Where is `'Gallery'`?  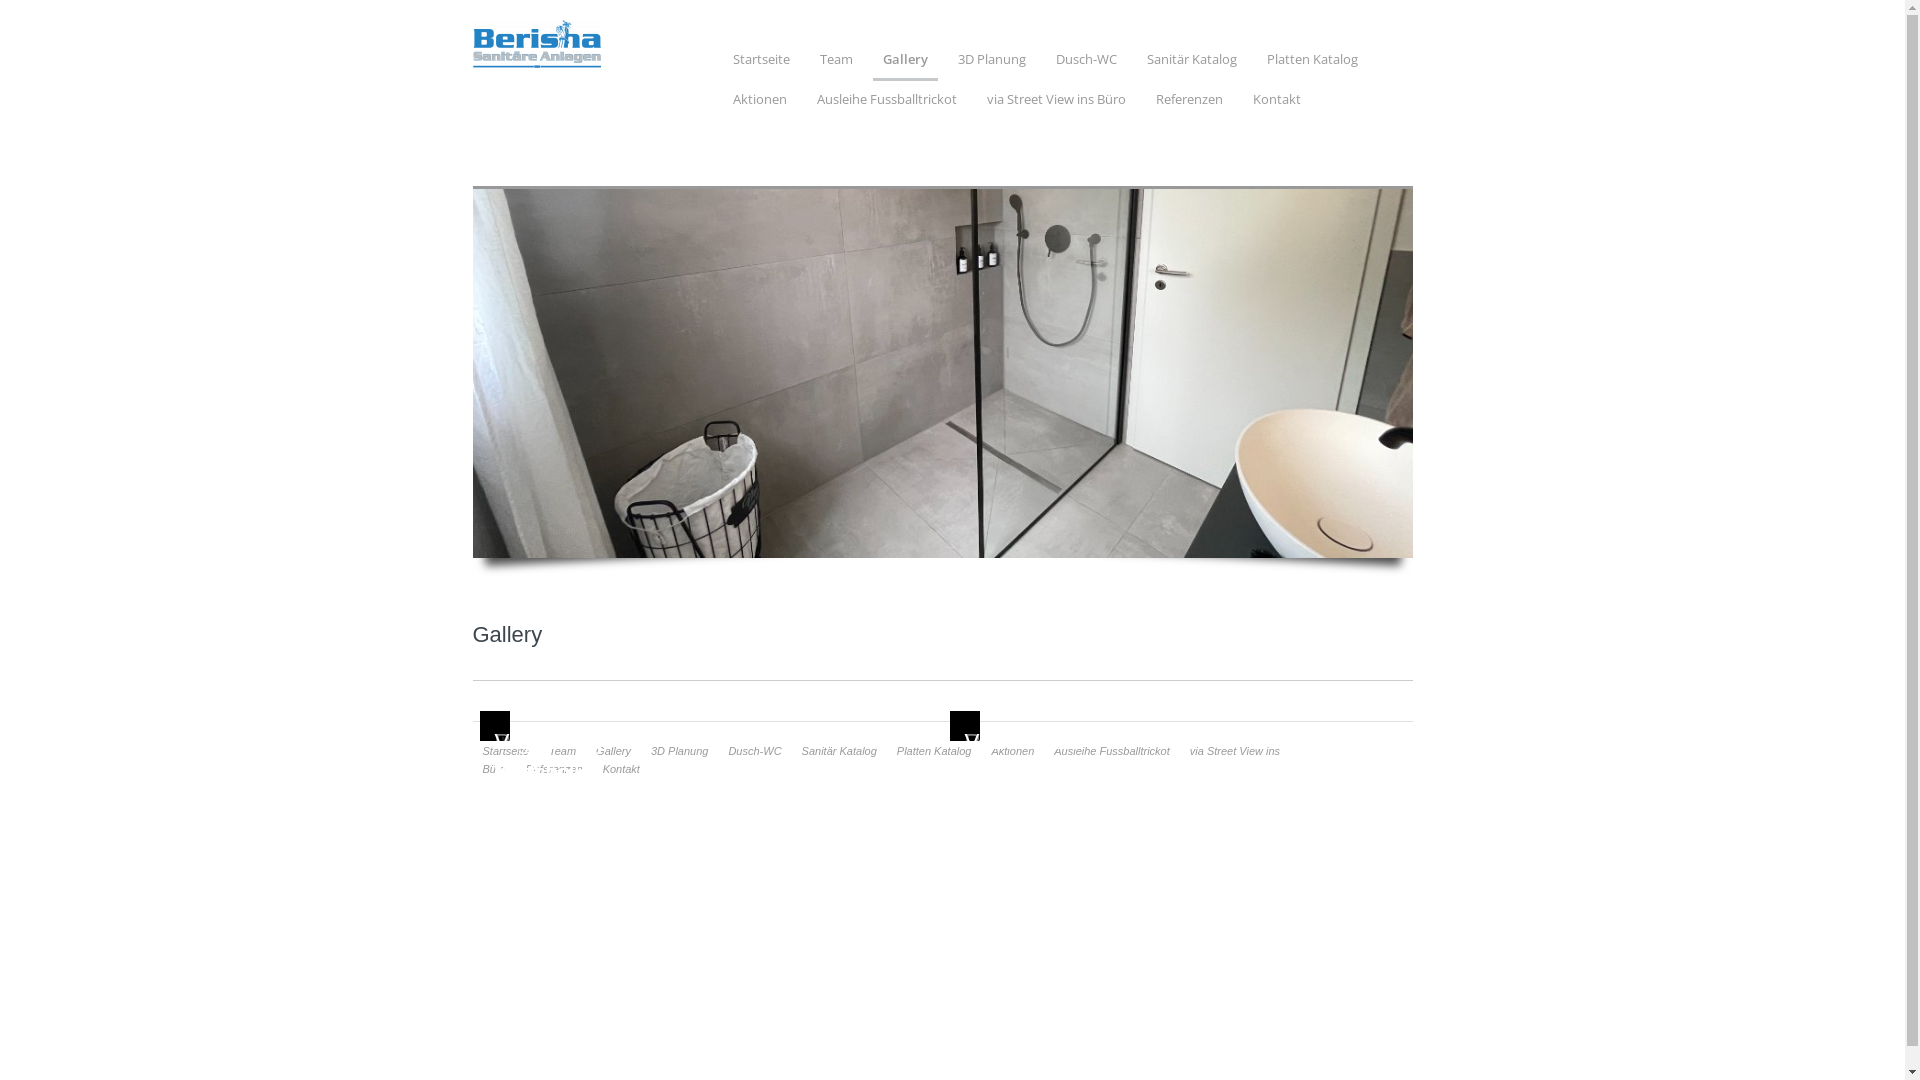
'Gallery' is located at coordinates (903, 64).